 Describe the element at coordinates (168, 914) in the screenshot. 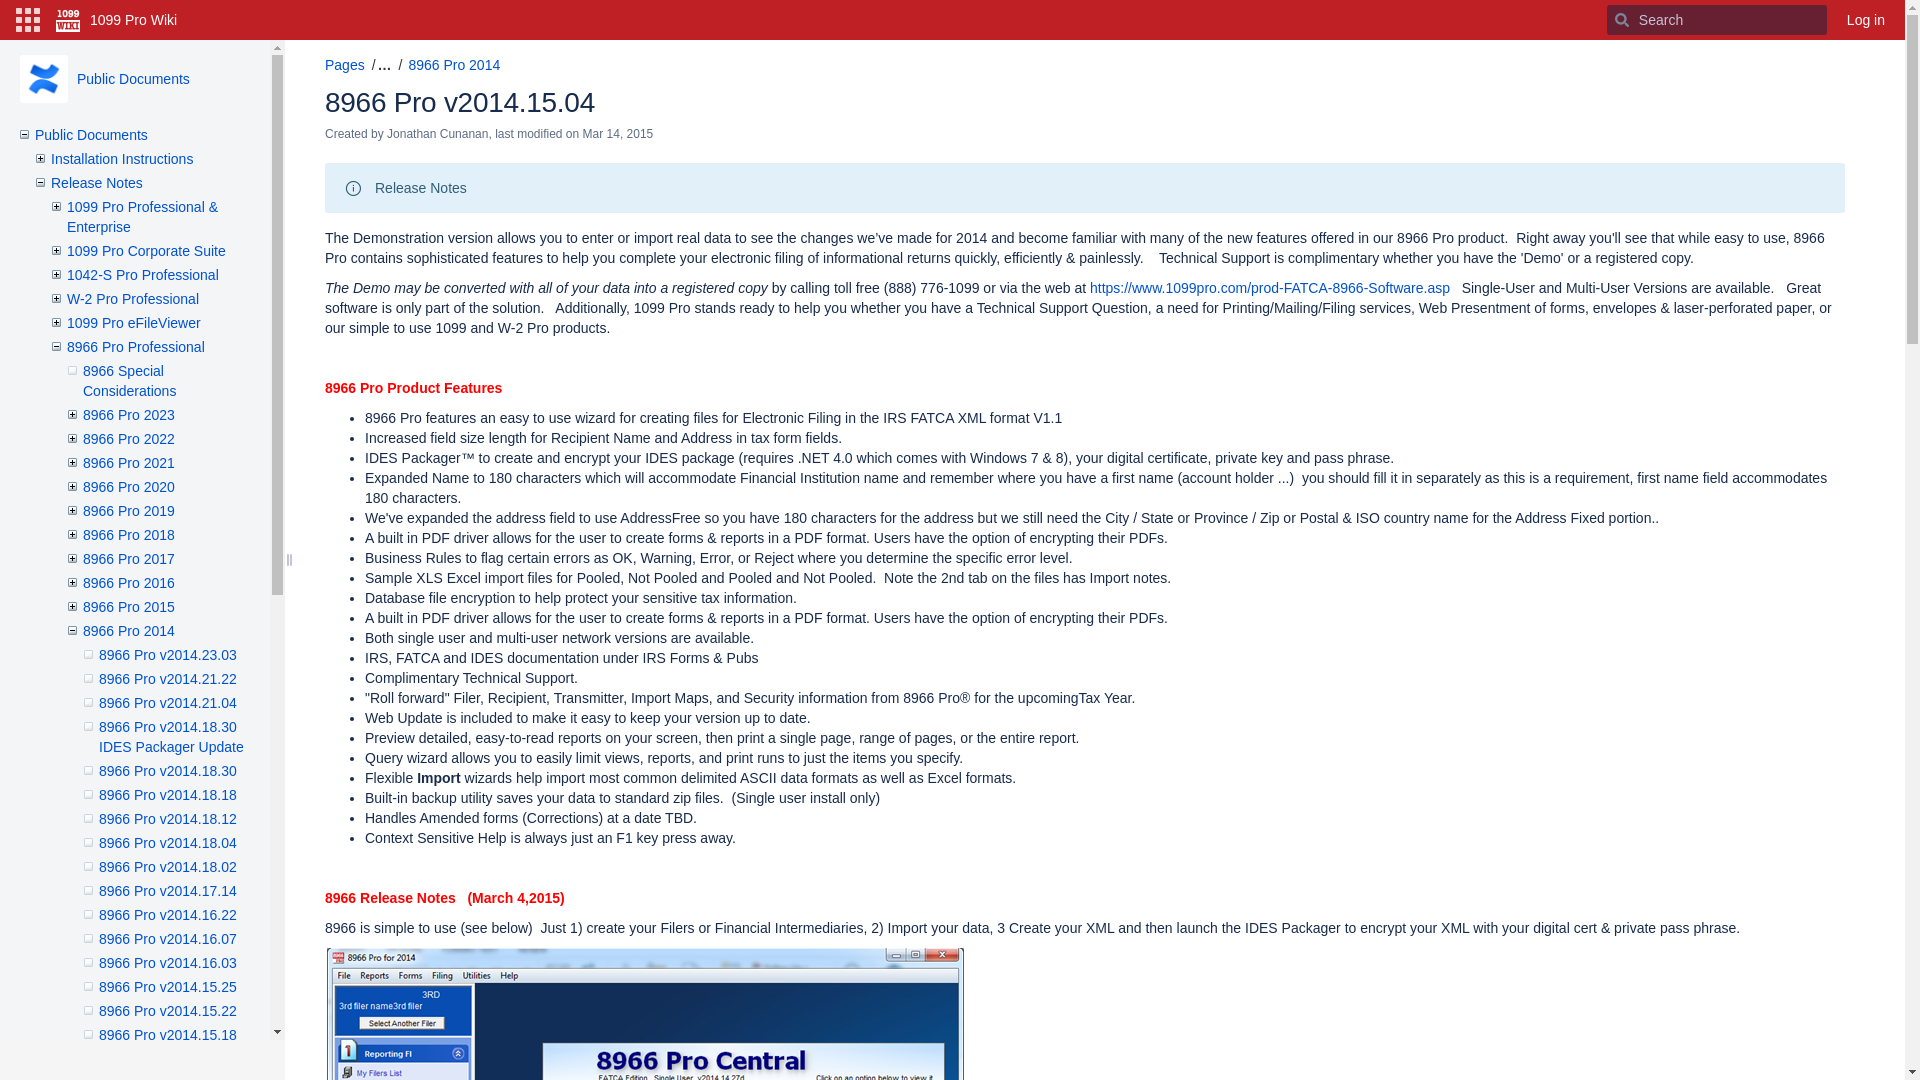

I see `'8966 Pro v2014.16.22'` at that location.